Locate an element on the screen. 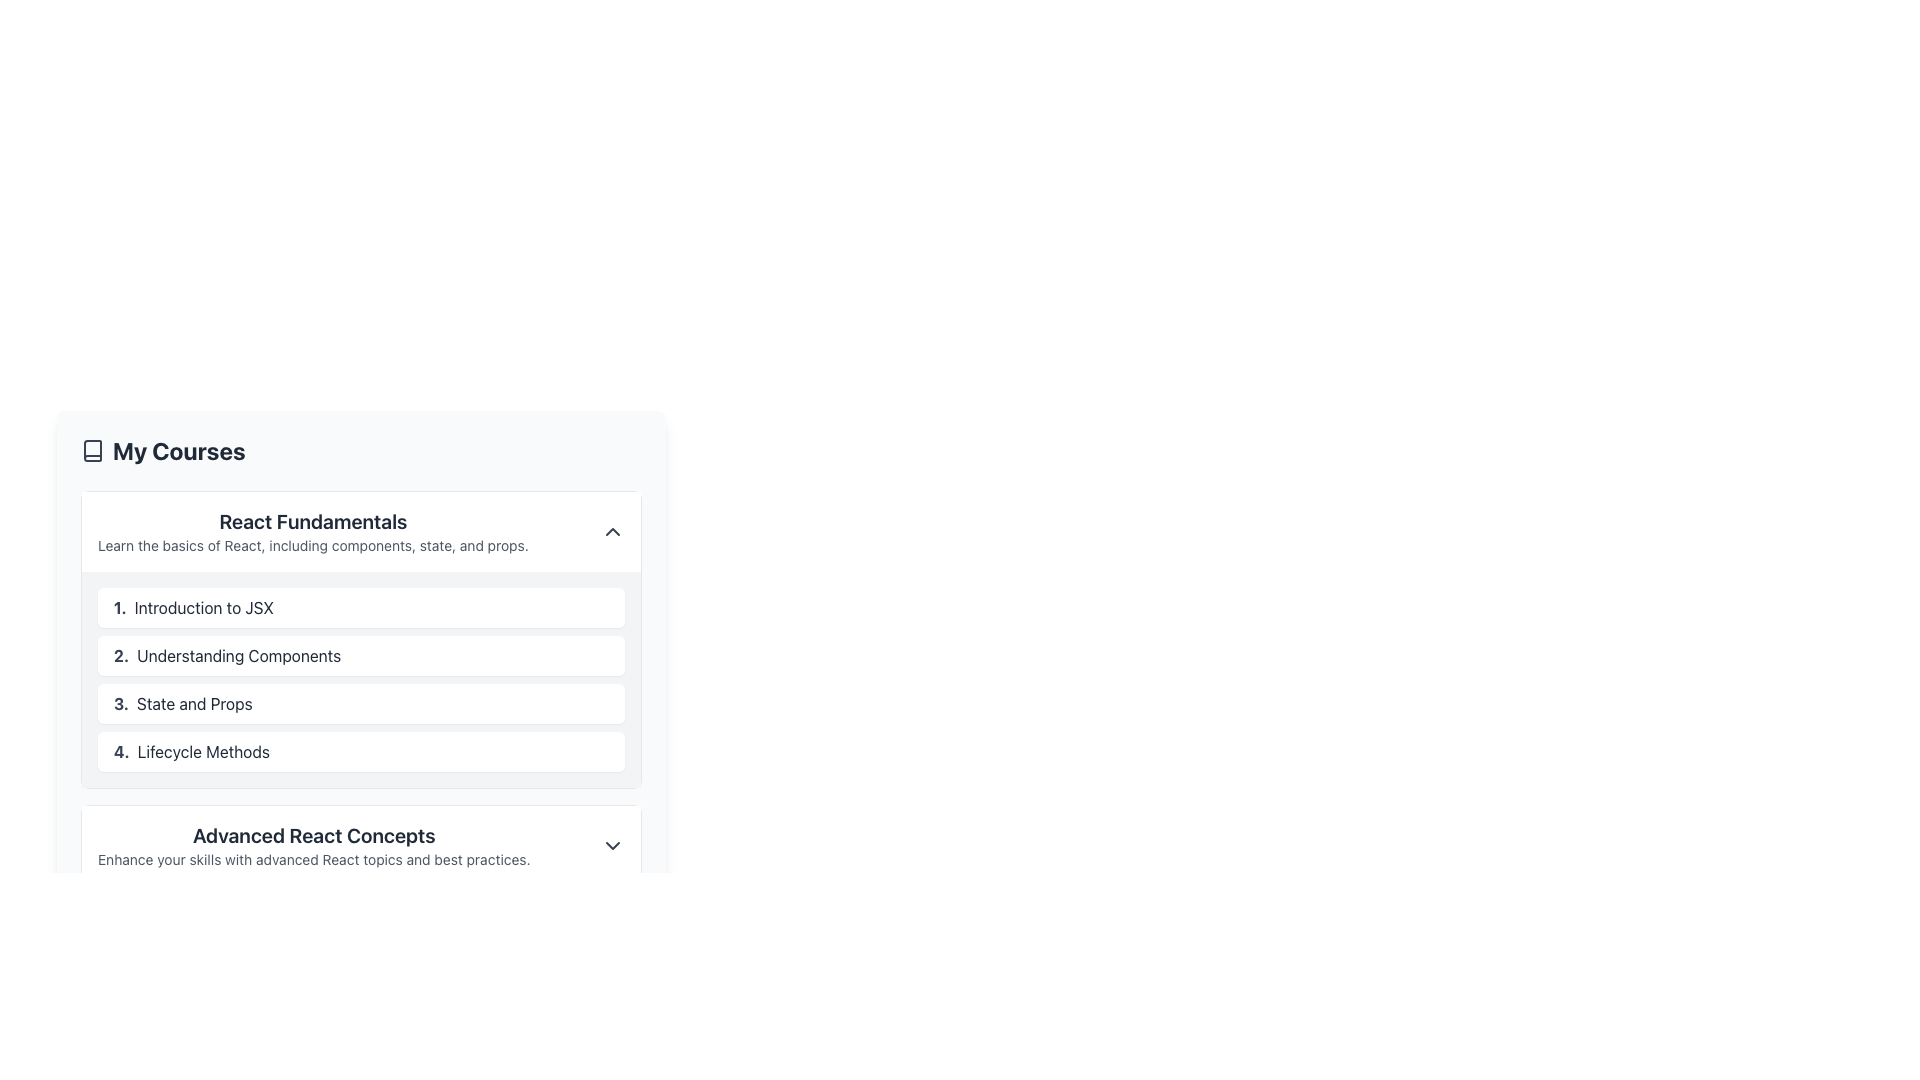 This screenshot has width=1920, height=1080. the List Item for 'Introduction to JSX' within the 'React Fundamentals' section is located at coordinates (361, 628).